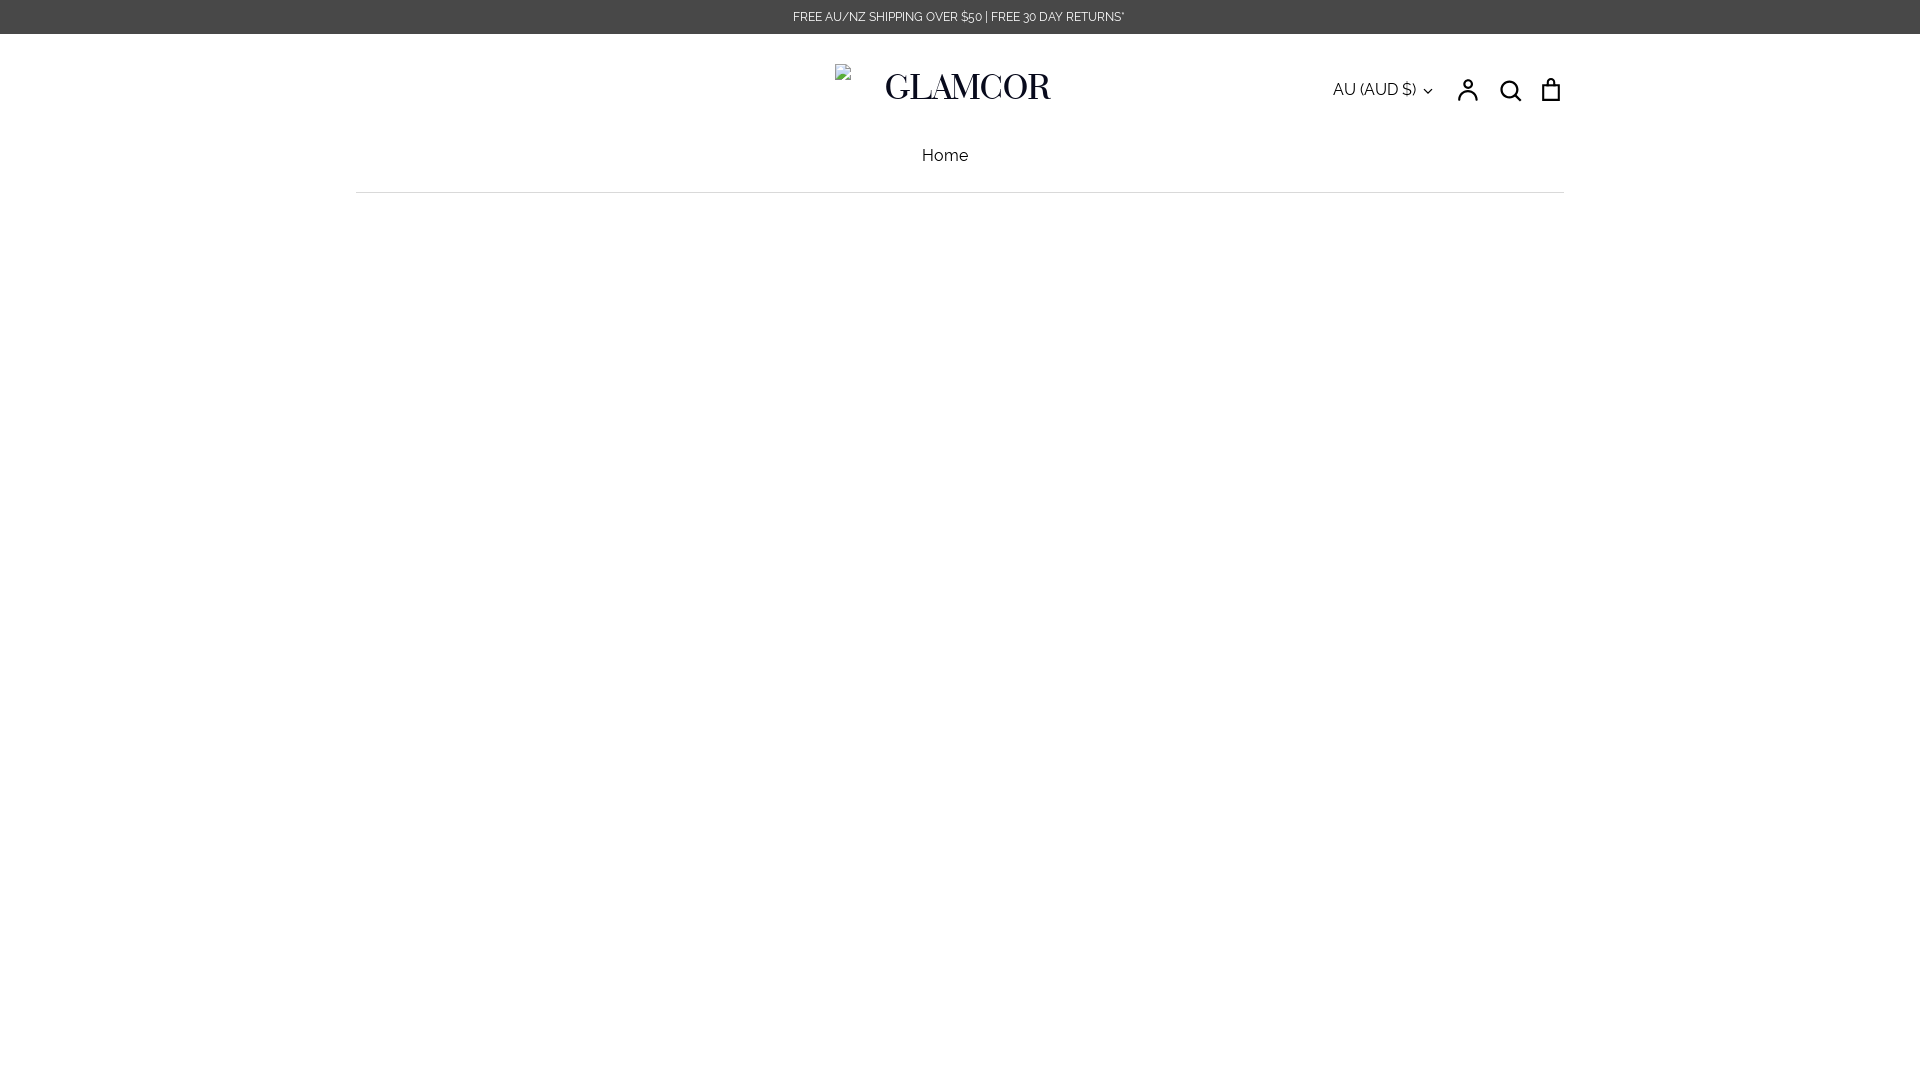  Describe the element at coordinates (1455, 87) in the screenshot. I see `'Account'` at that location.